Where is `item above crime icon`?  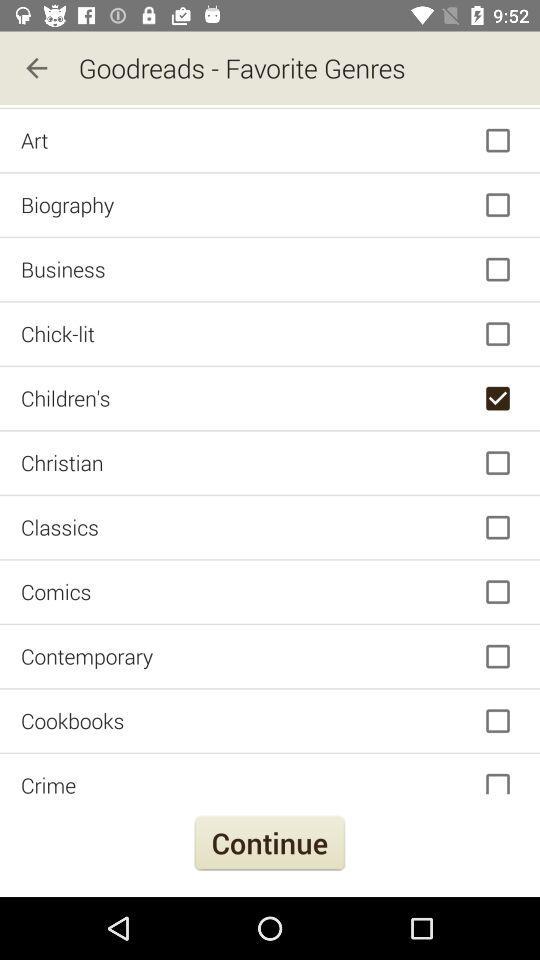 item above crime icon is located at coordinates (270, 720).